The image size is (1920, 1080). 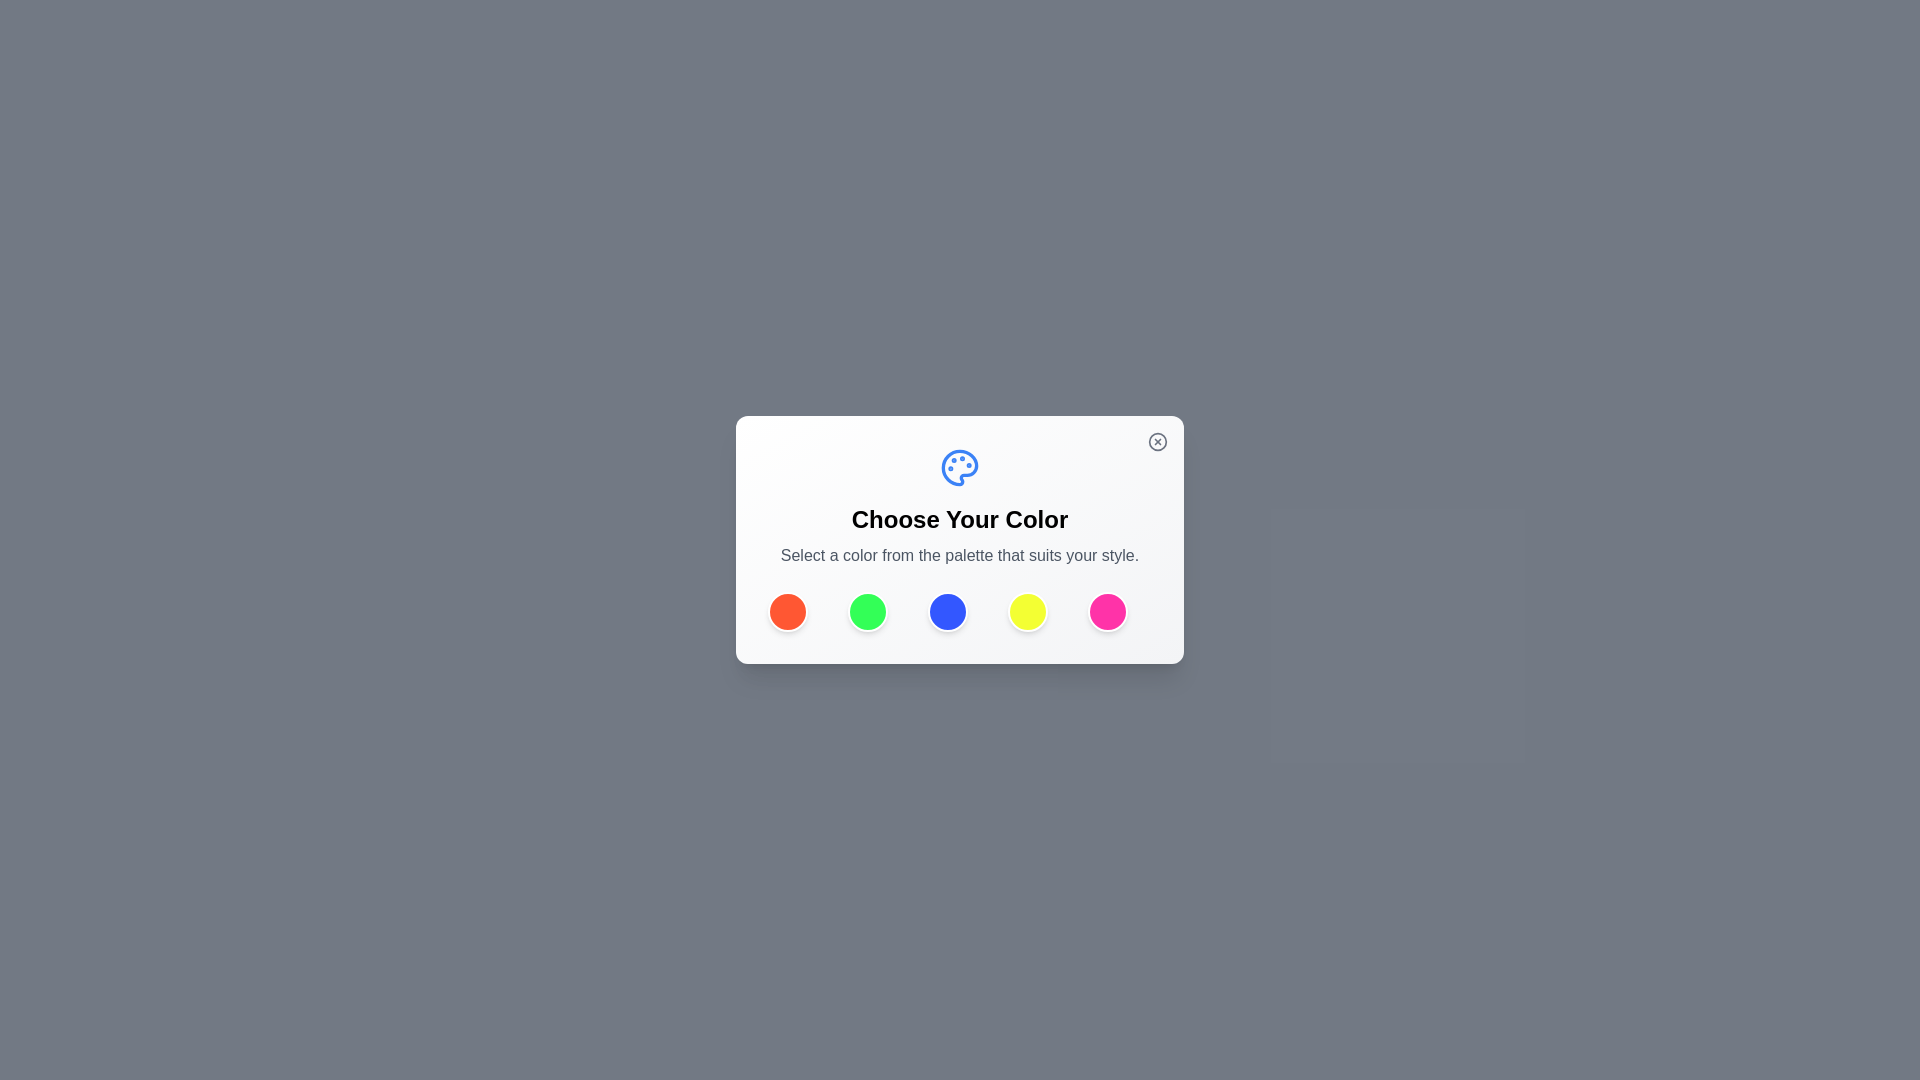 I want to click on the close button to close the dialog, so click(x=1157, y=441).